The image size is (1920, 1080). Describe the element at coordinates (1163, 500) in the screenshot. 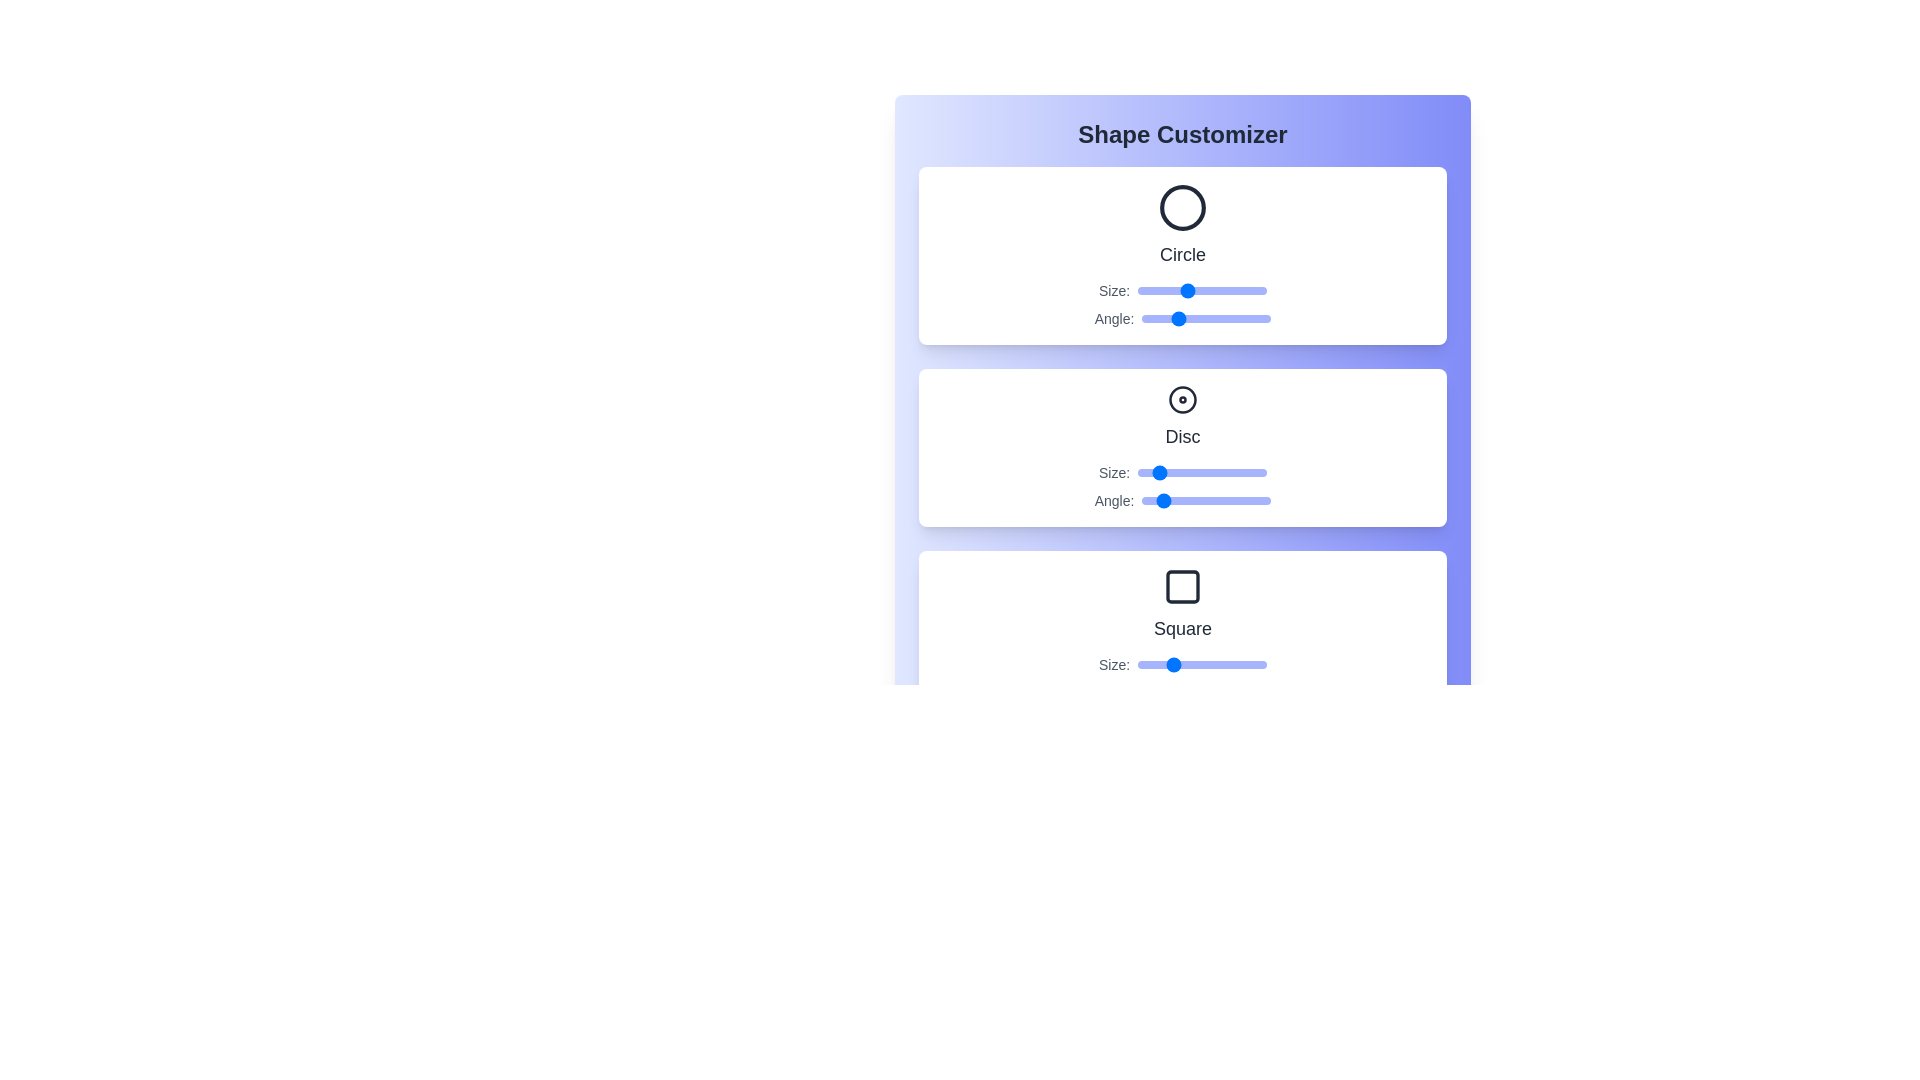

I see `the angle of the Disc shape to 58 degrees` at that location.